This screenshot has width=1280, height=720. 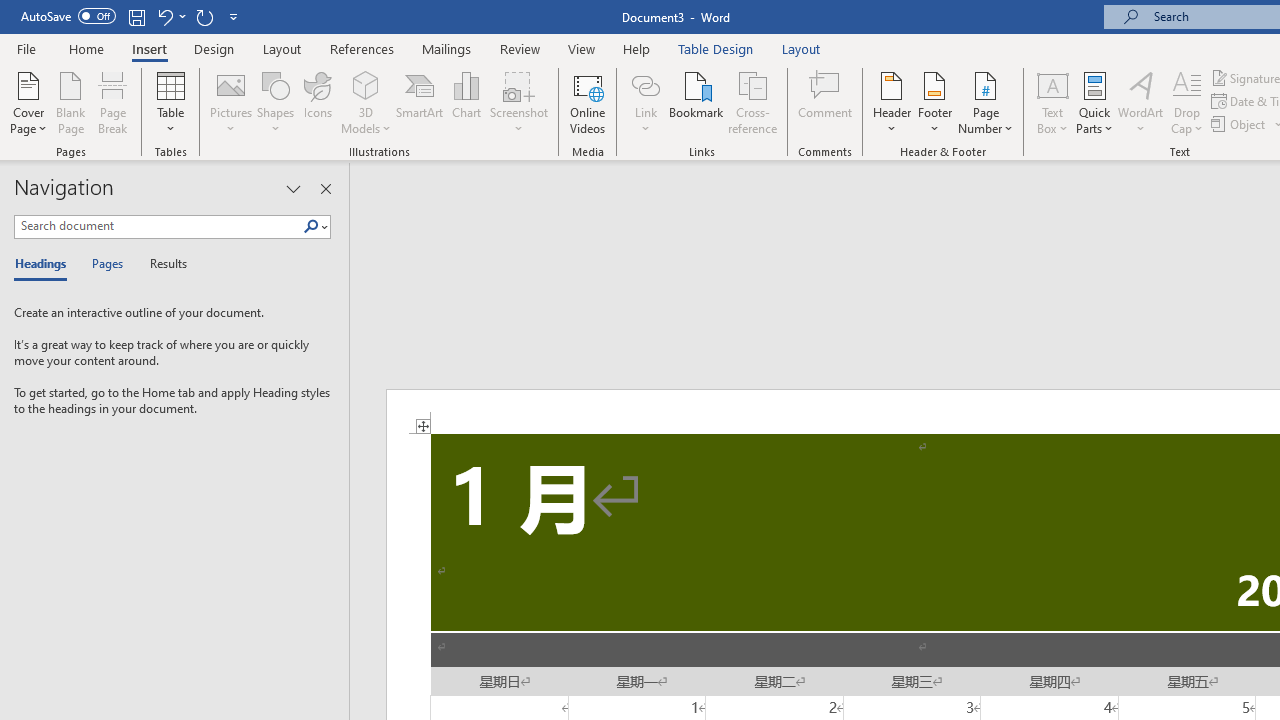 What do you see at coordinates (418, 103) in the screenshot?
I see `'SmartArt...'` at bounding box center [418, 103].